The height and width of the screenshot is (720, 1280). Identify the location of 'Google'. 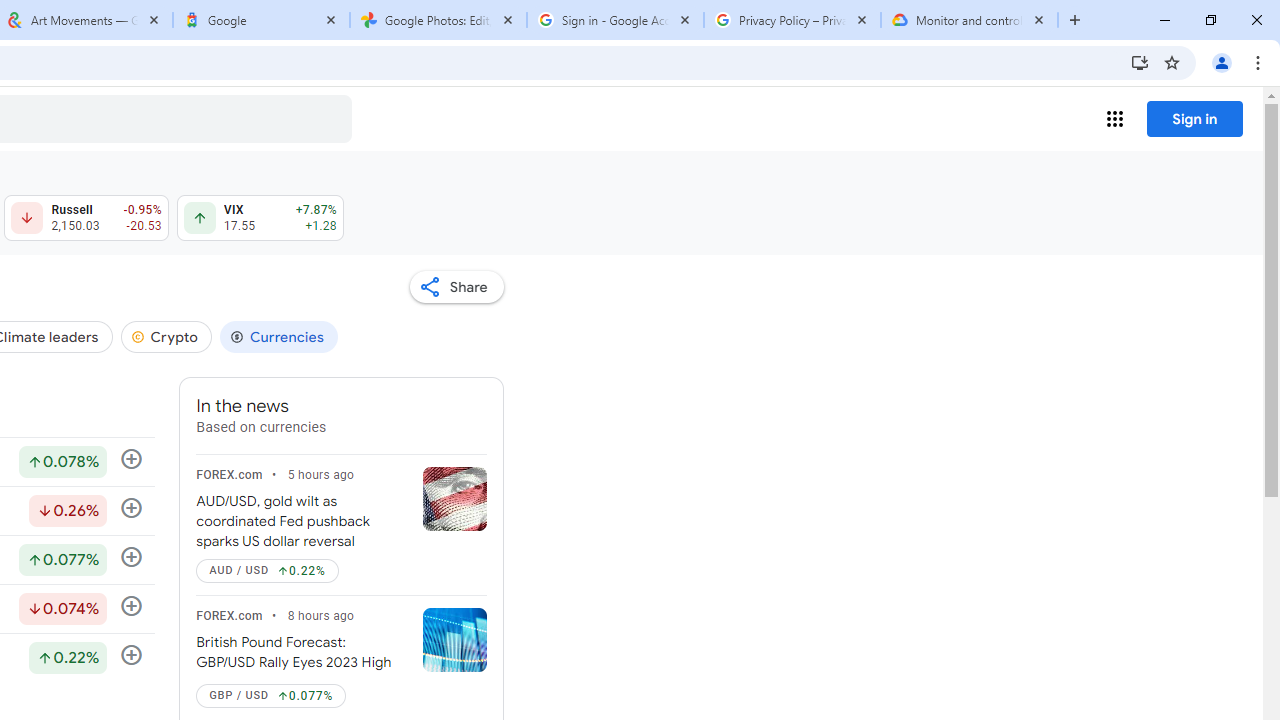
(260, 20).